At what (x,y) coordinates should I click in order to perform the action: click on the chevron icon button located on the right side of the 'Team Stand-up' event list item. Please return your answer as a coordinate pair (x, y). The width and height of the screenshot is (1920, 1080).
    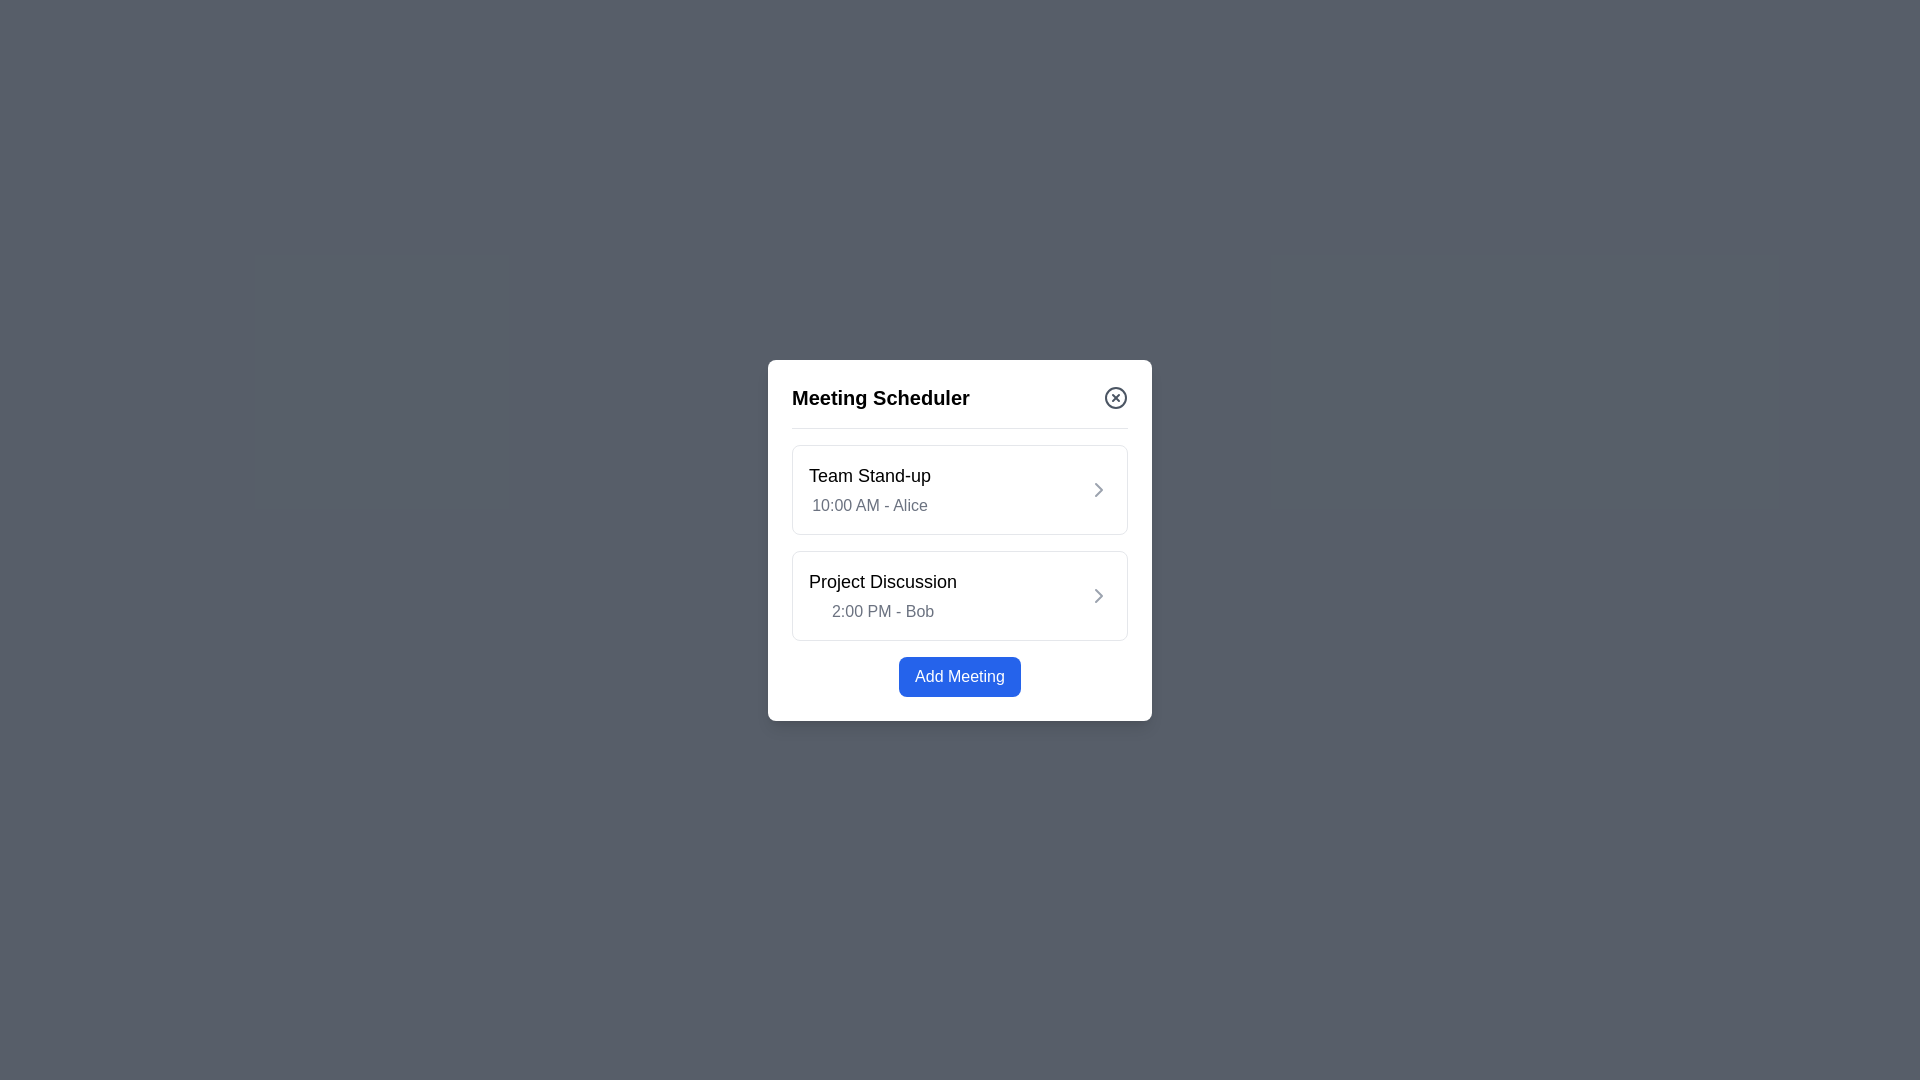
    Looking at the image, I should click on (1098, 489).